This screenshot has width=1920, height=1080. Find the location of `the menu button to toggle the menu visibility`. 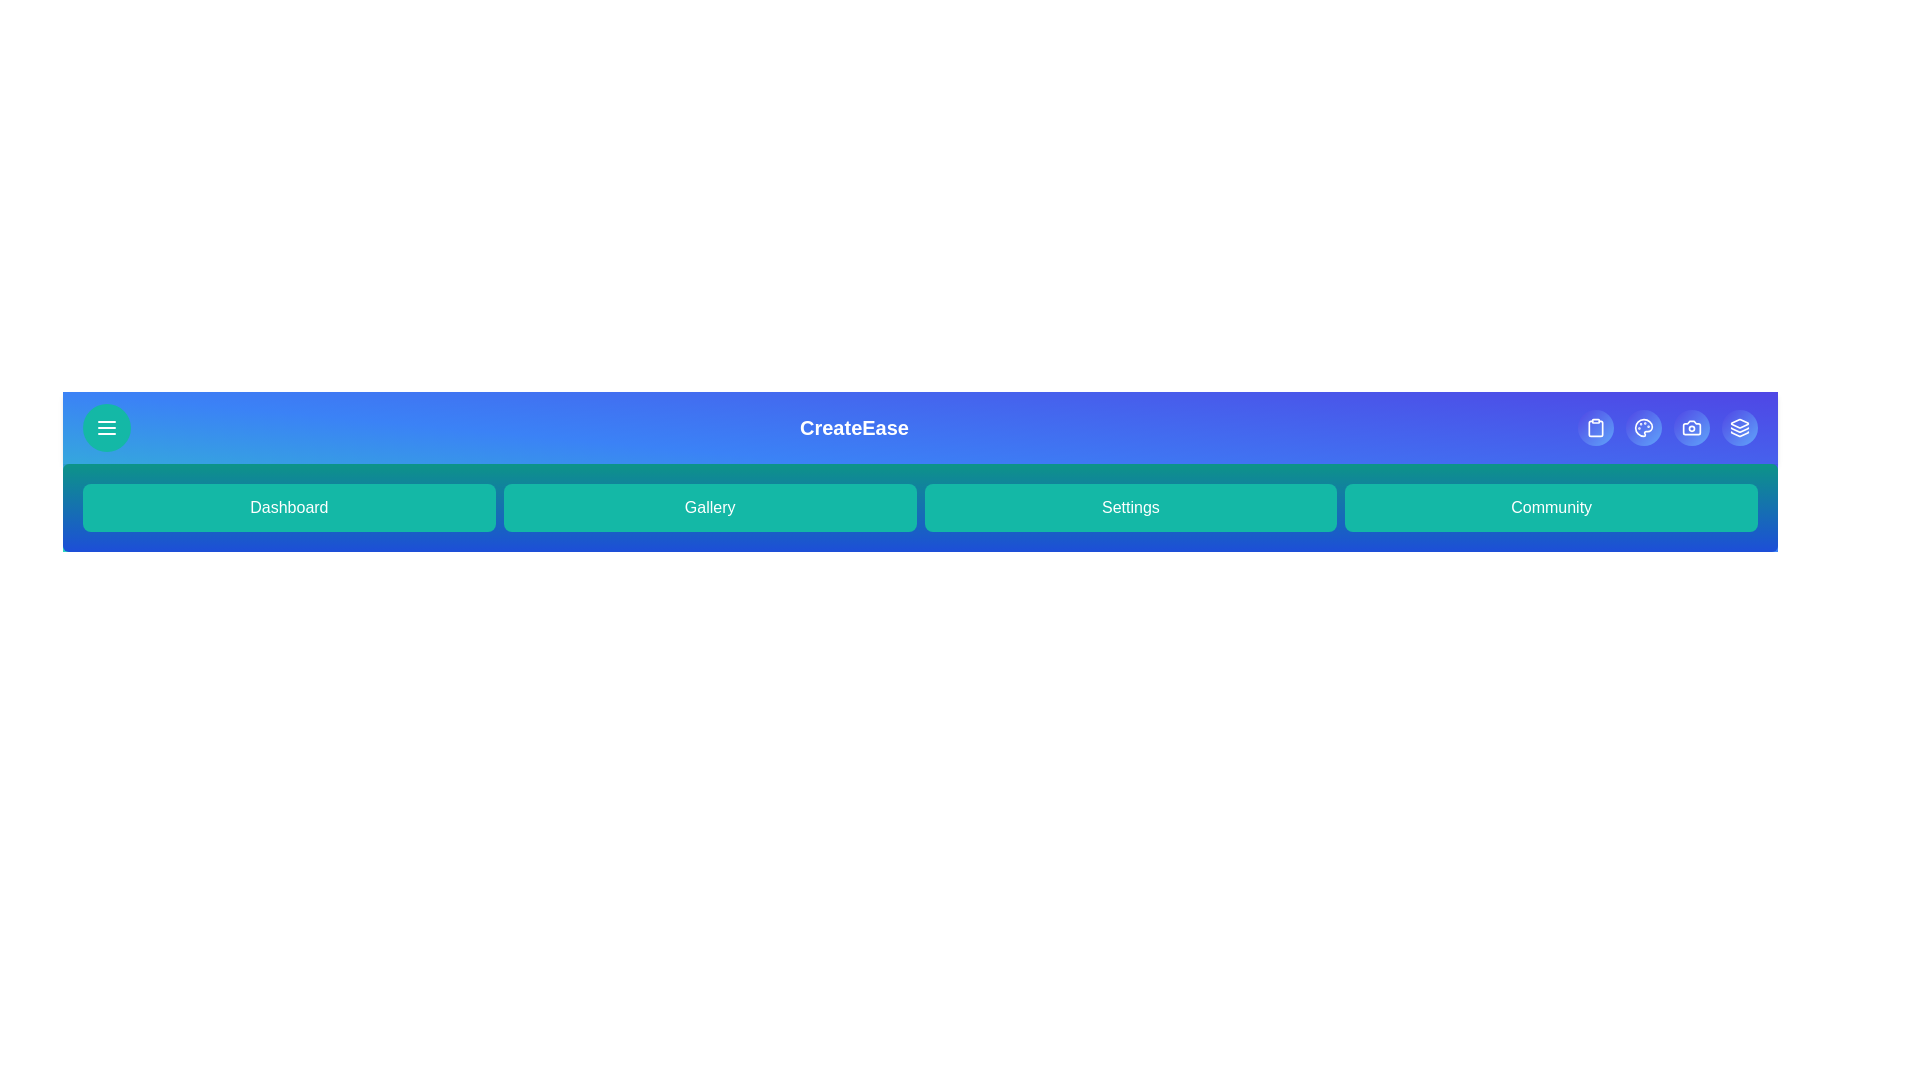

the menu button to toggle the menu visibility is located at coordinates (105, 427).